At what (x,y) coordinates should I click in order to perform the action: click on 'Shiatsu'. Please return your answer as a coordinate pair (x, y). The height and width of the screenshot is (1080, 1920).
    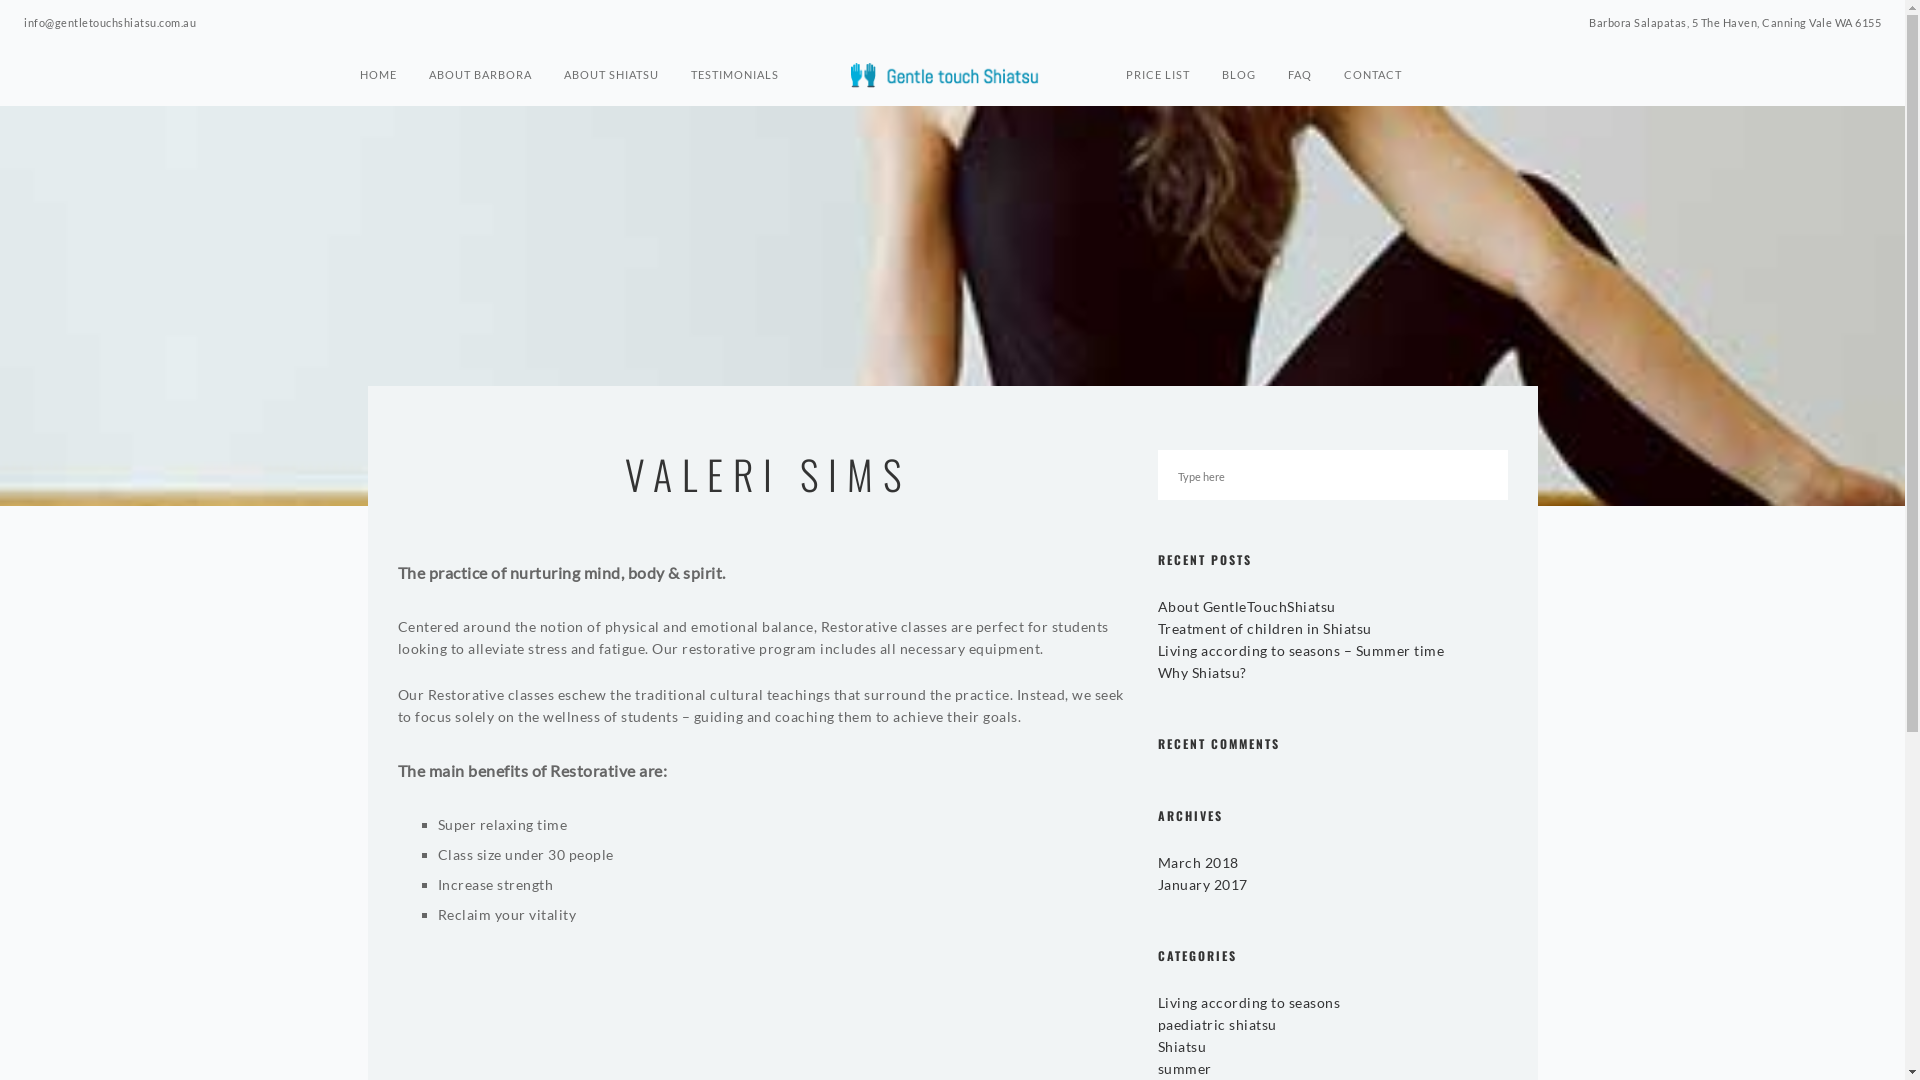
    Looking at the image, I should click on (1157, 1045).